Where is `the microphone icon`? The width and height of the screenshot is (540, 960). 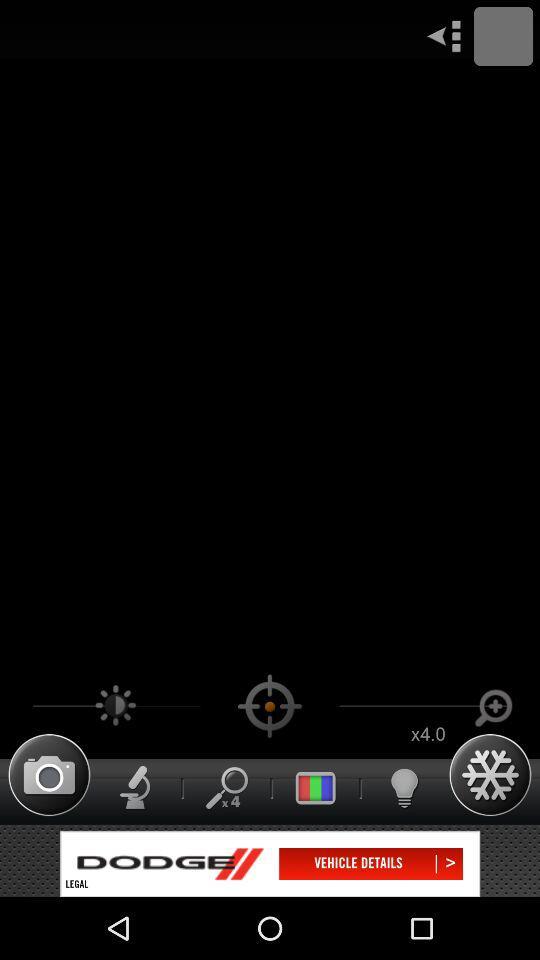 the microphone icon is located at coordinates (404, 842).